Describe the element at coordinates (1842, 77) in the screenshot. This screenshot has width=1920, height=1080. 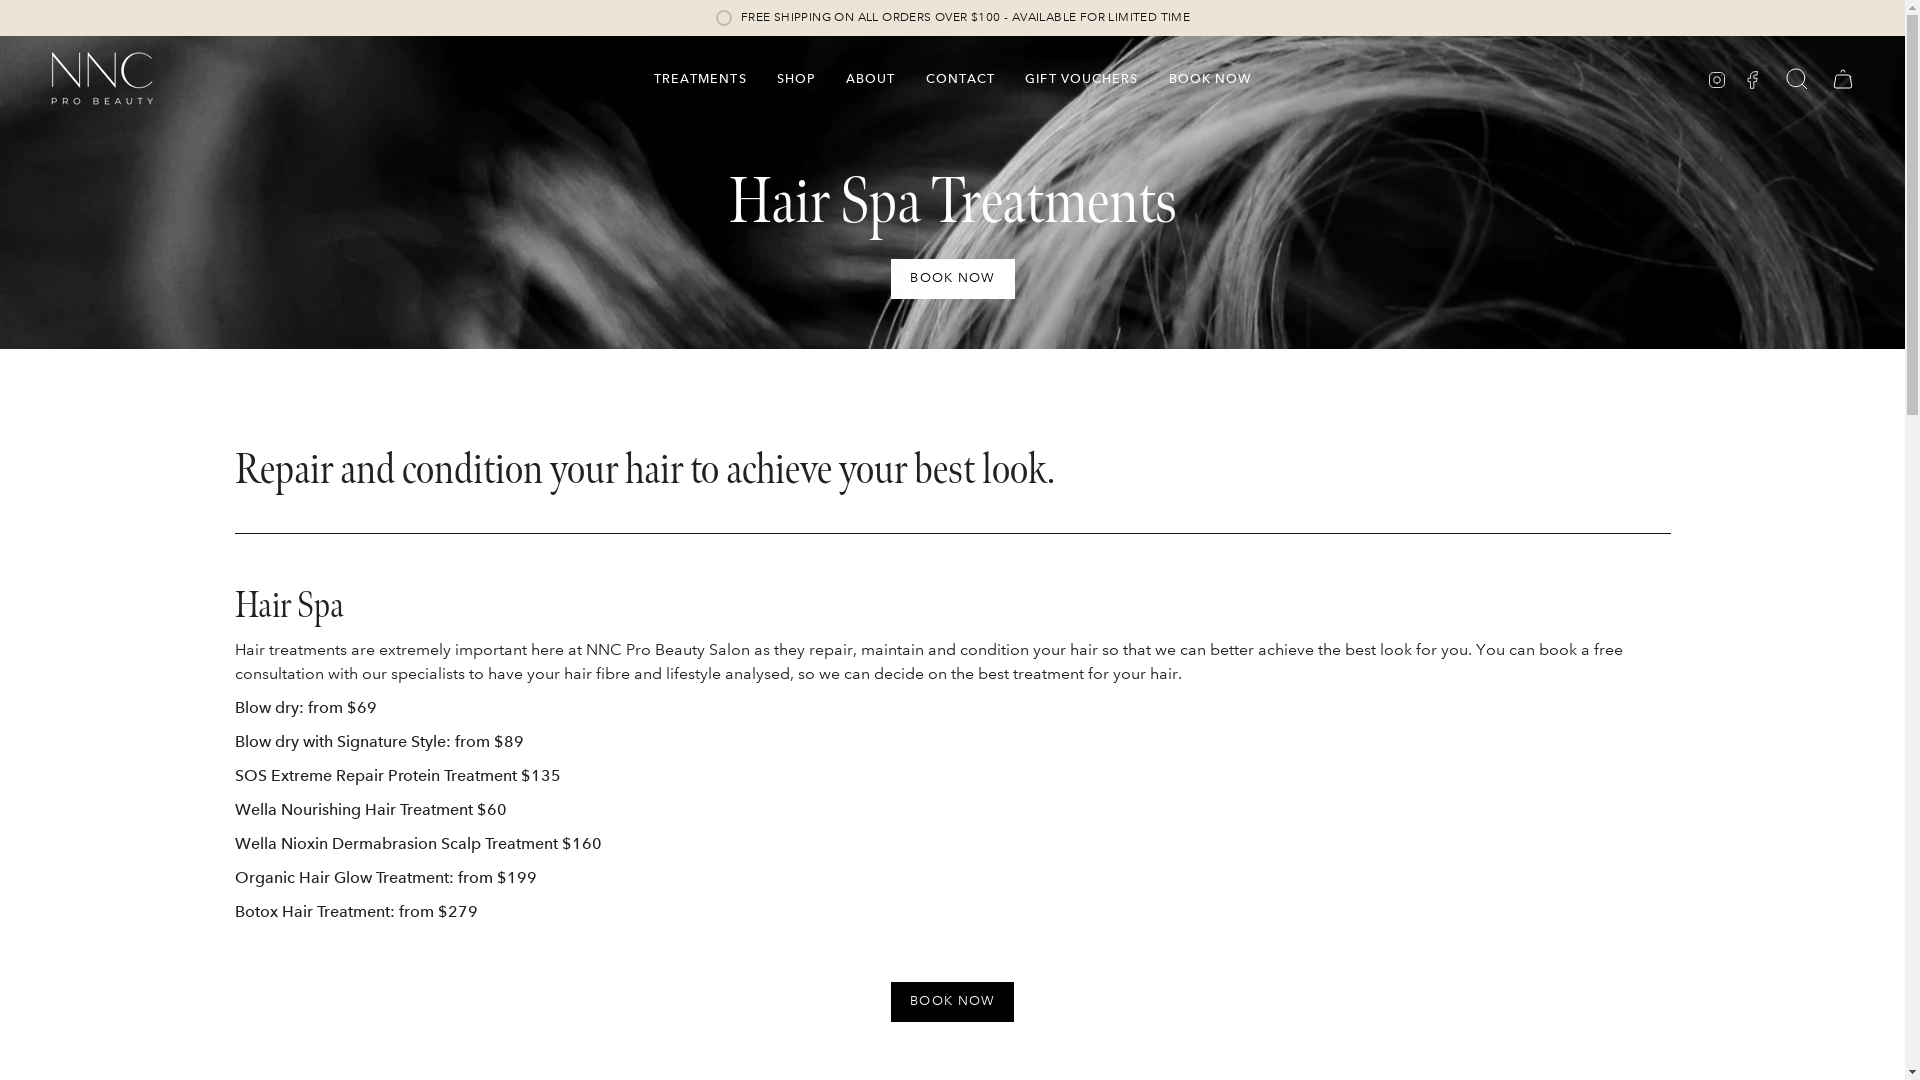
I see `'CART'` at that location.